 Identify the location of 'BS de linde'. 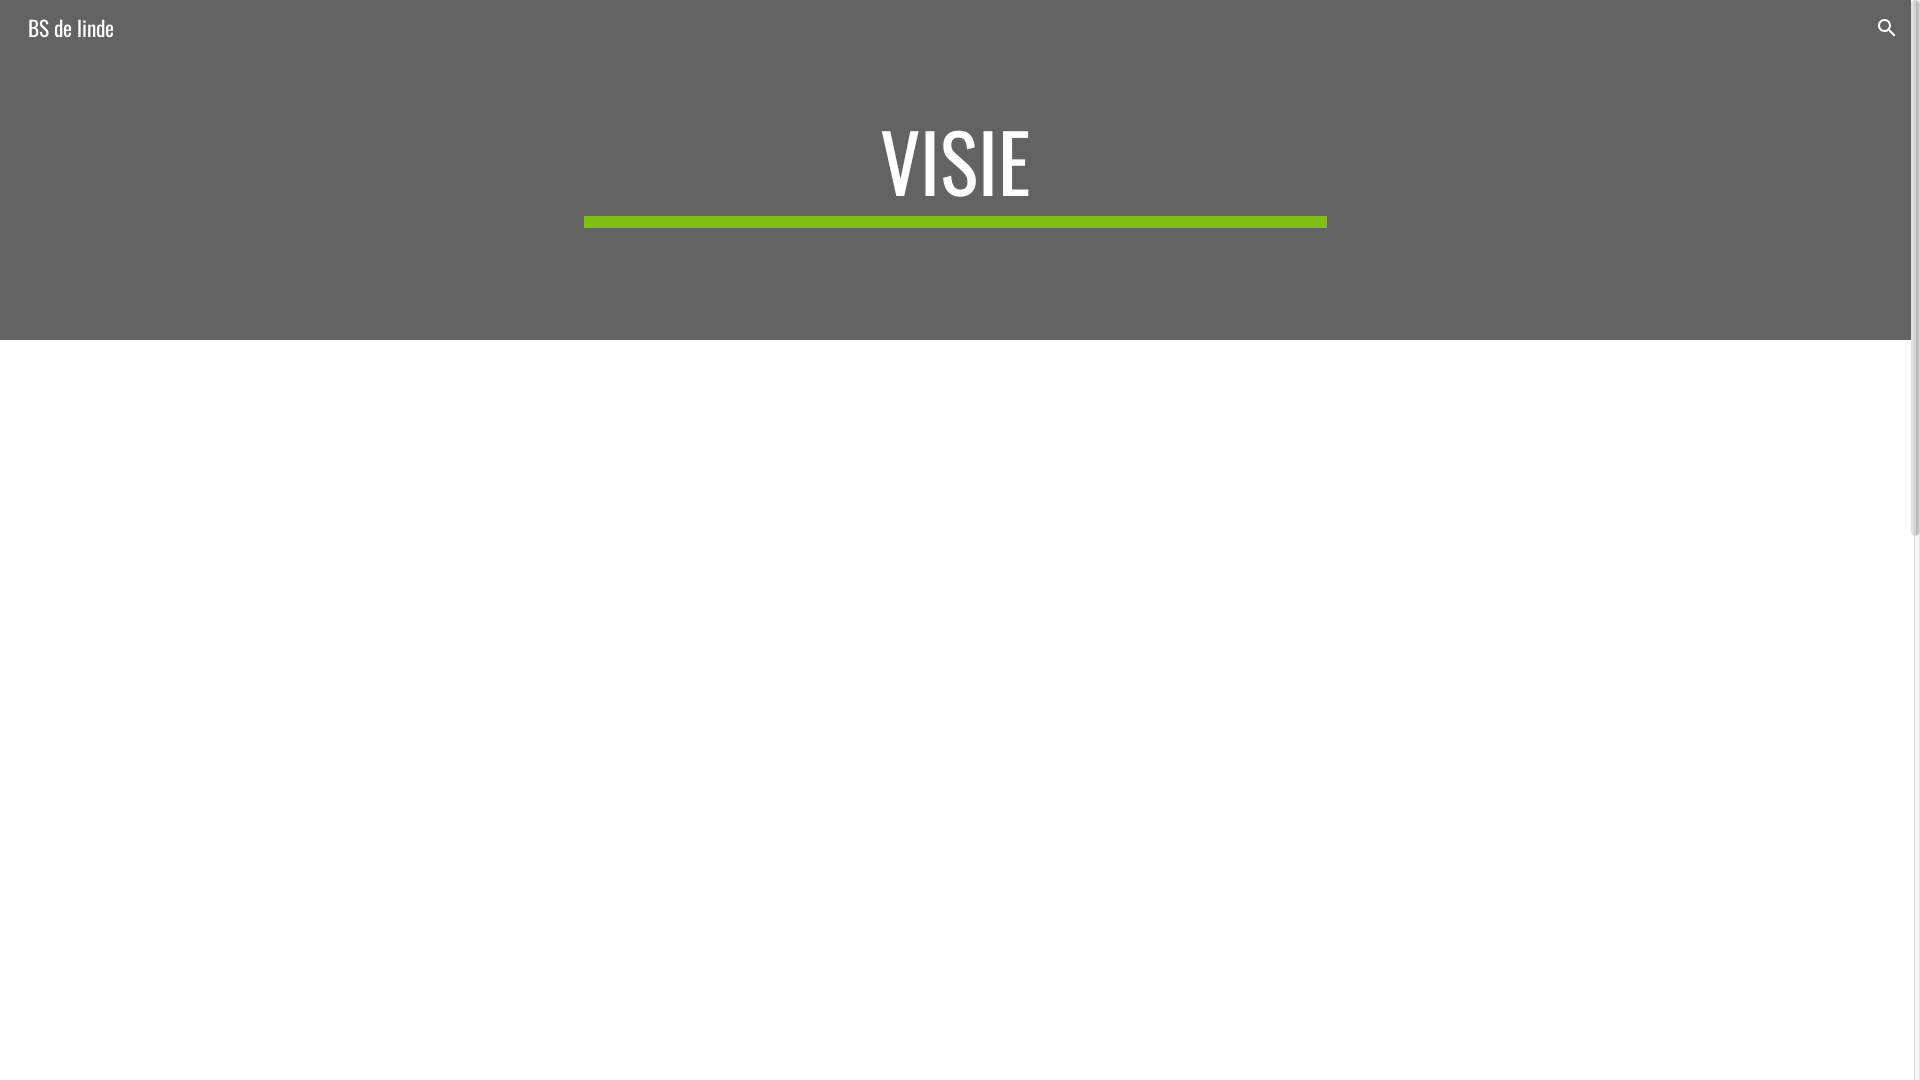
(15, 24).